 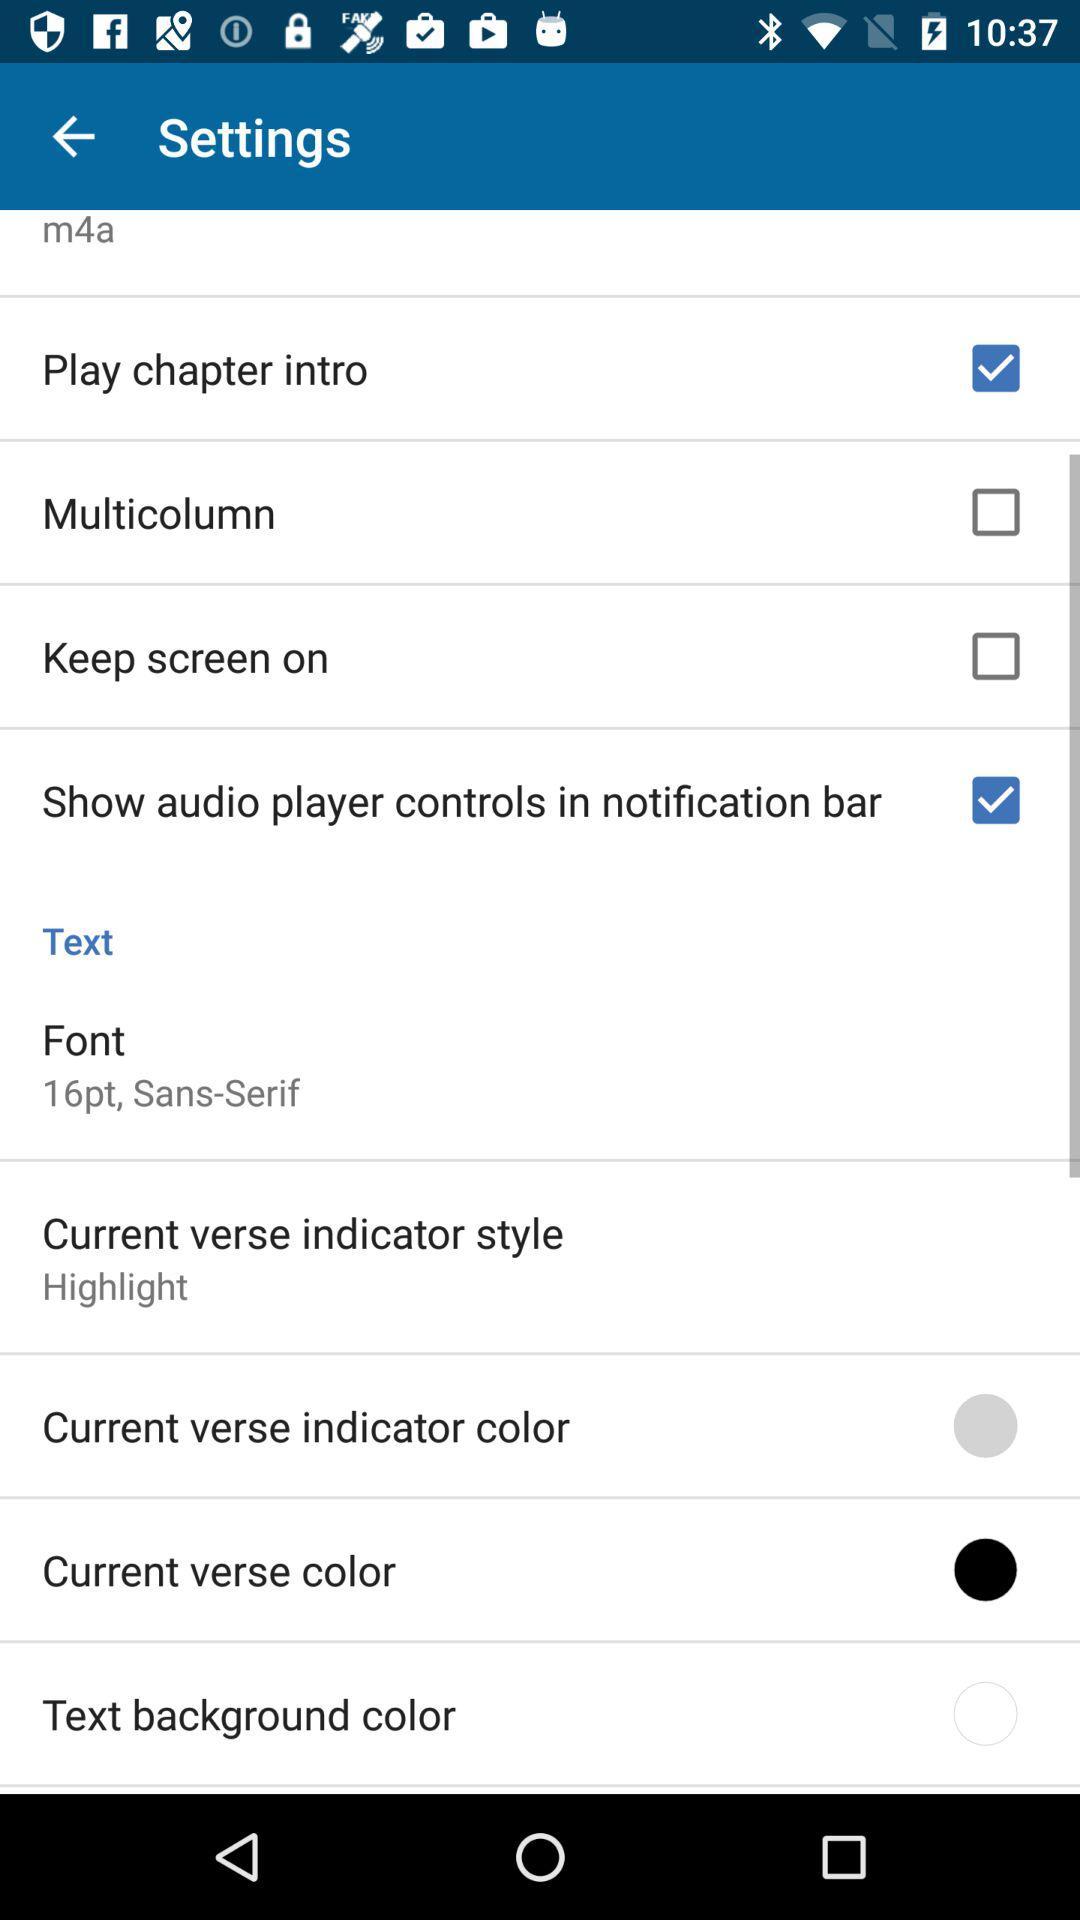 I want to click on the icon below play chapter intro, so click(x=157, y=506).